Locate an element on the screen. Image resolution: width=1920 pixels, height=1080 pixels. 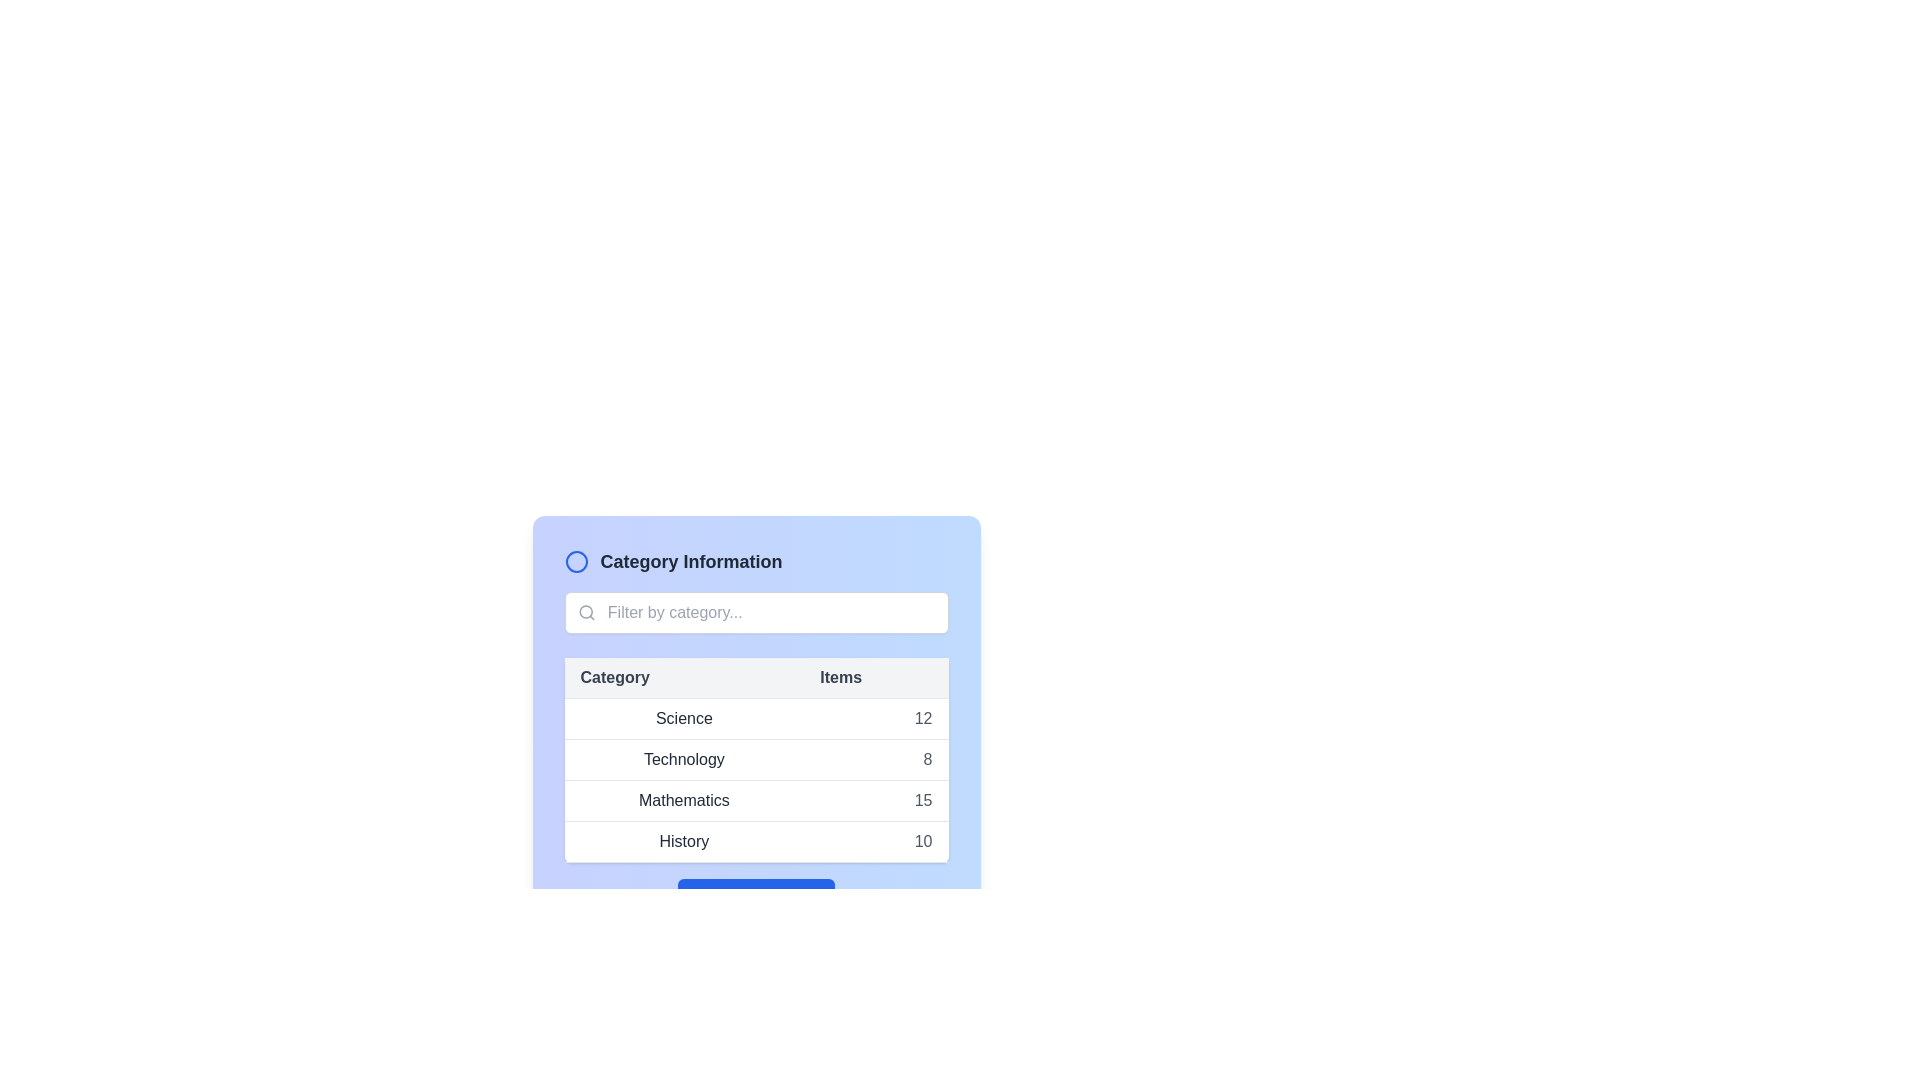
the 'Category Information' text label styled in bold and large dark gray font is located at coordinates (691, 562).